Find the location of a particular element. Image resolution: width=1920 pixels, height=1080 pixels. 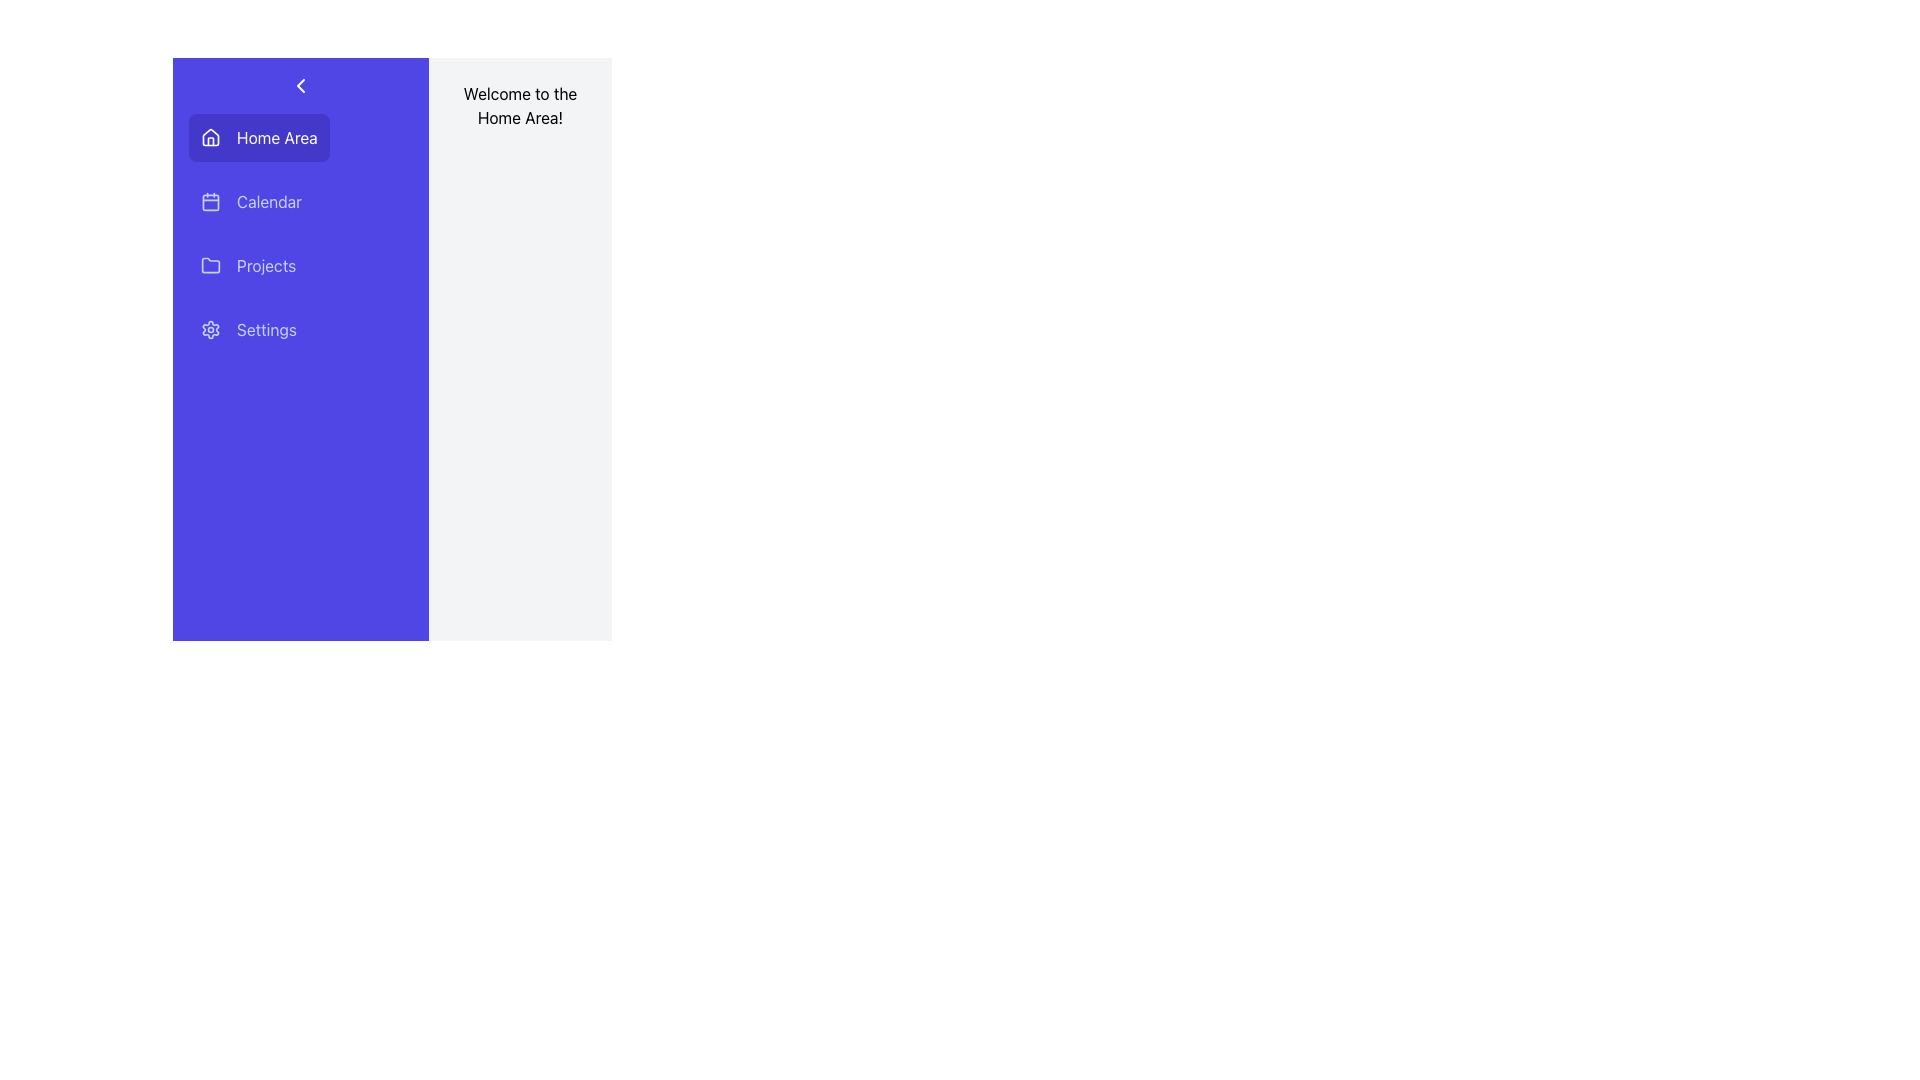

the 'Home Area' text label located to the right of the house-shaped icon in the navigation menu is located at coordinates (276, 137).